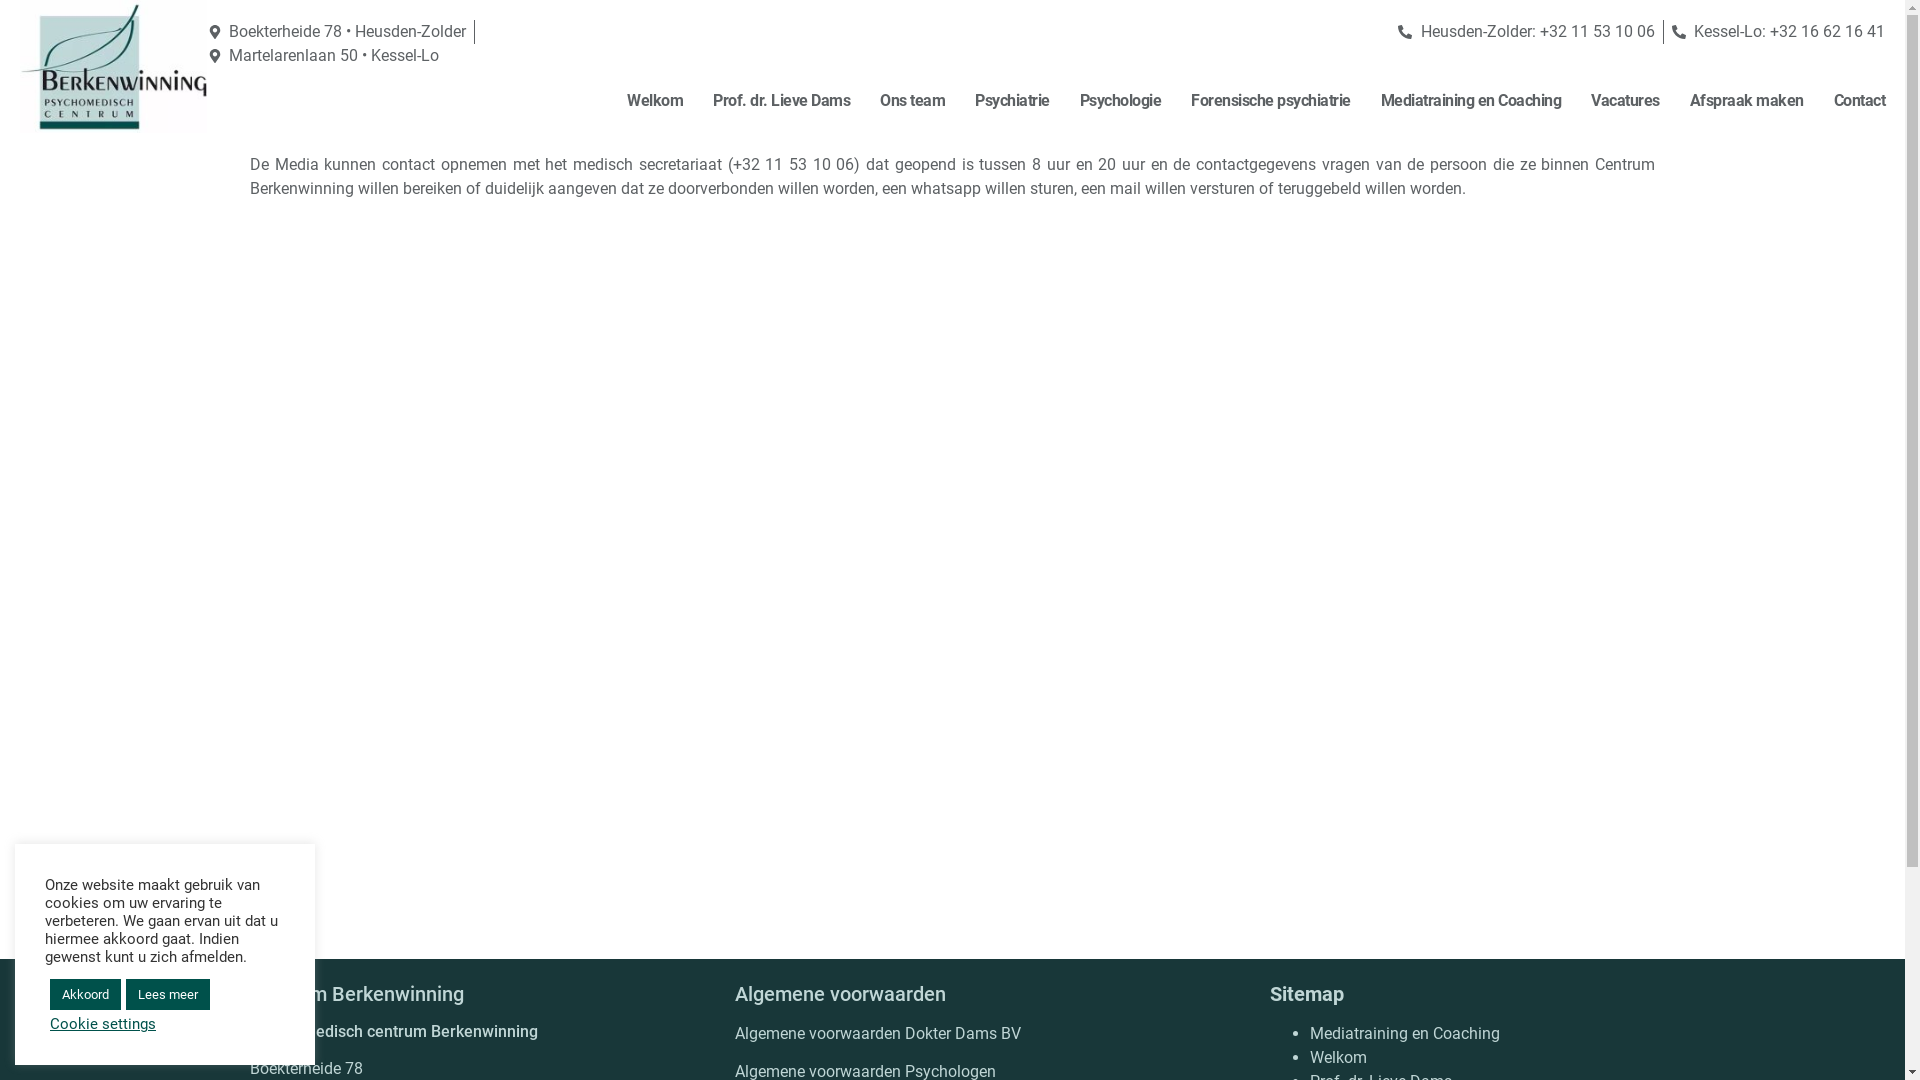  What do you see at coordinates (1746, 100) in the screenshot?
I see `'Afspraak maken'` at bounding box center [1746, 100].